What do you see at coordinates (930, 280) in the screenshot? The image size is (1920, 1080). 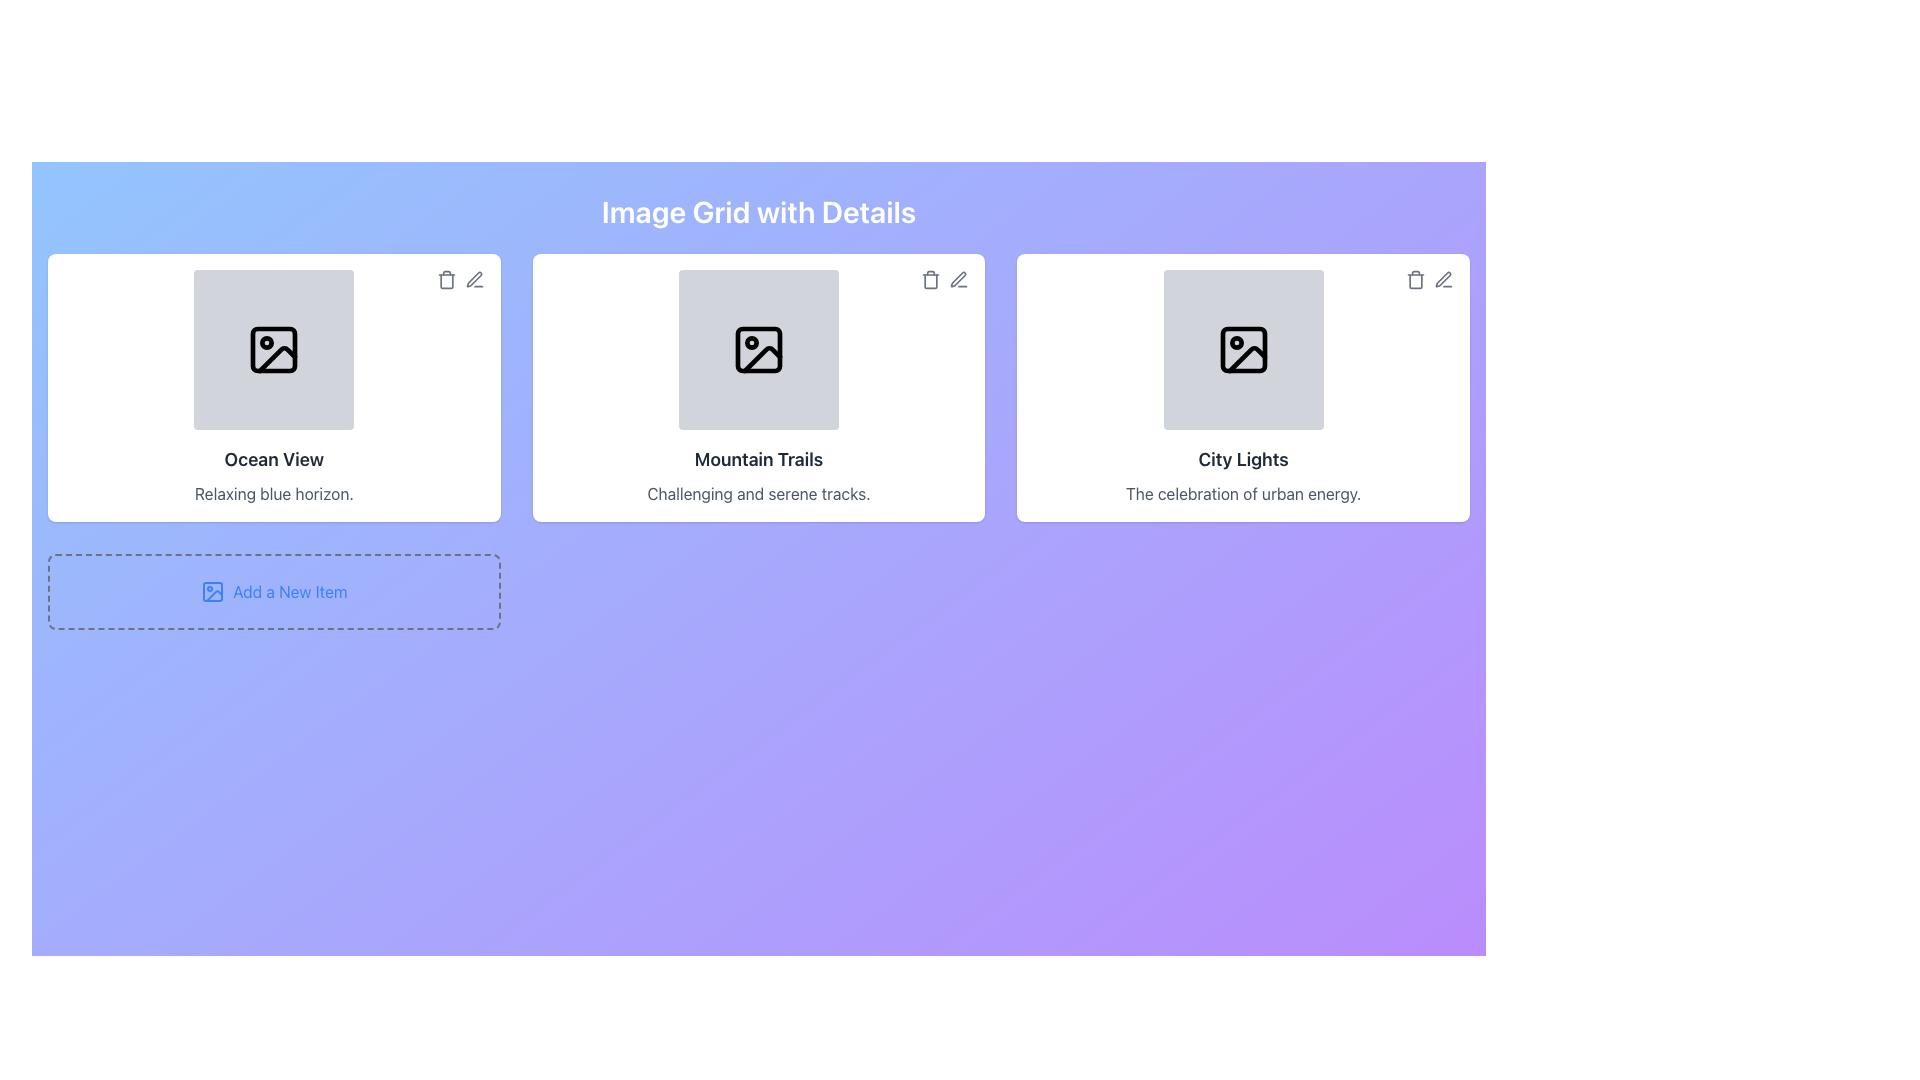 I see `the trash or delete icon located in the top-right corner of the second item in the grid layout` at bounding box center [930, 280].